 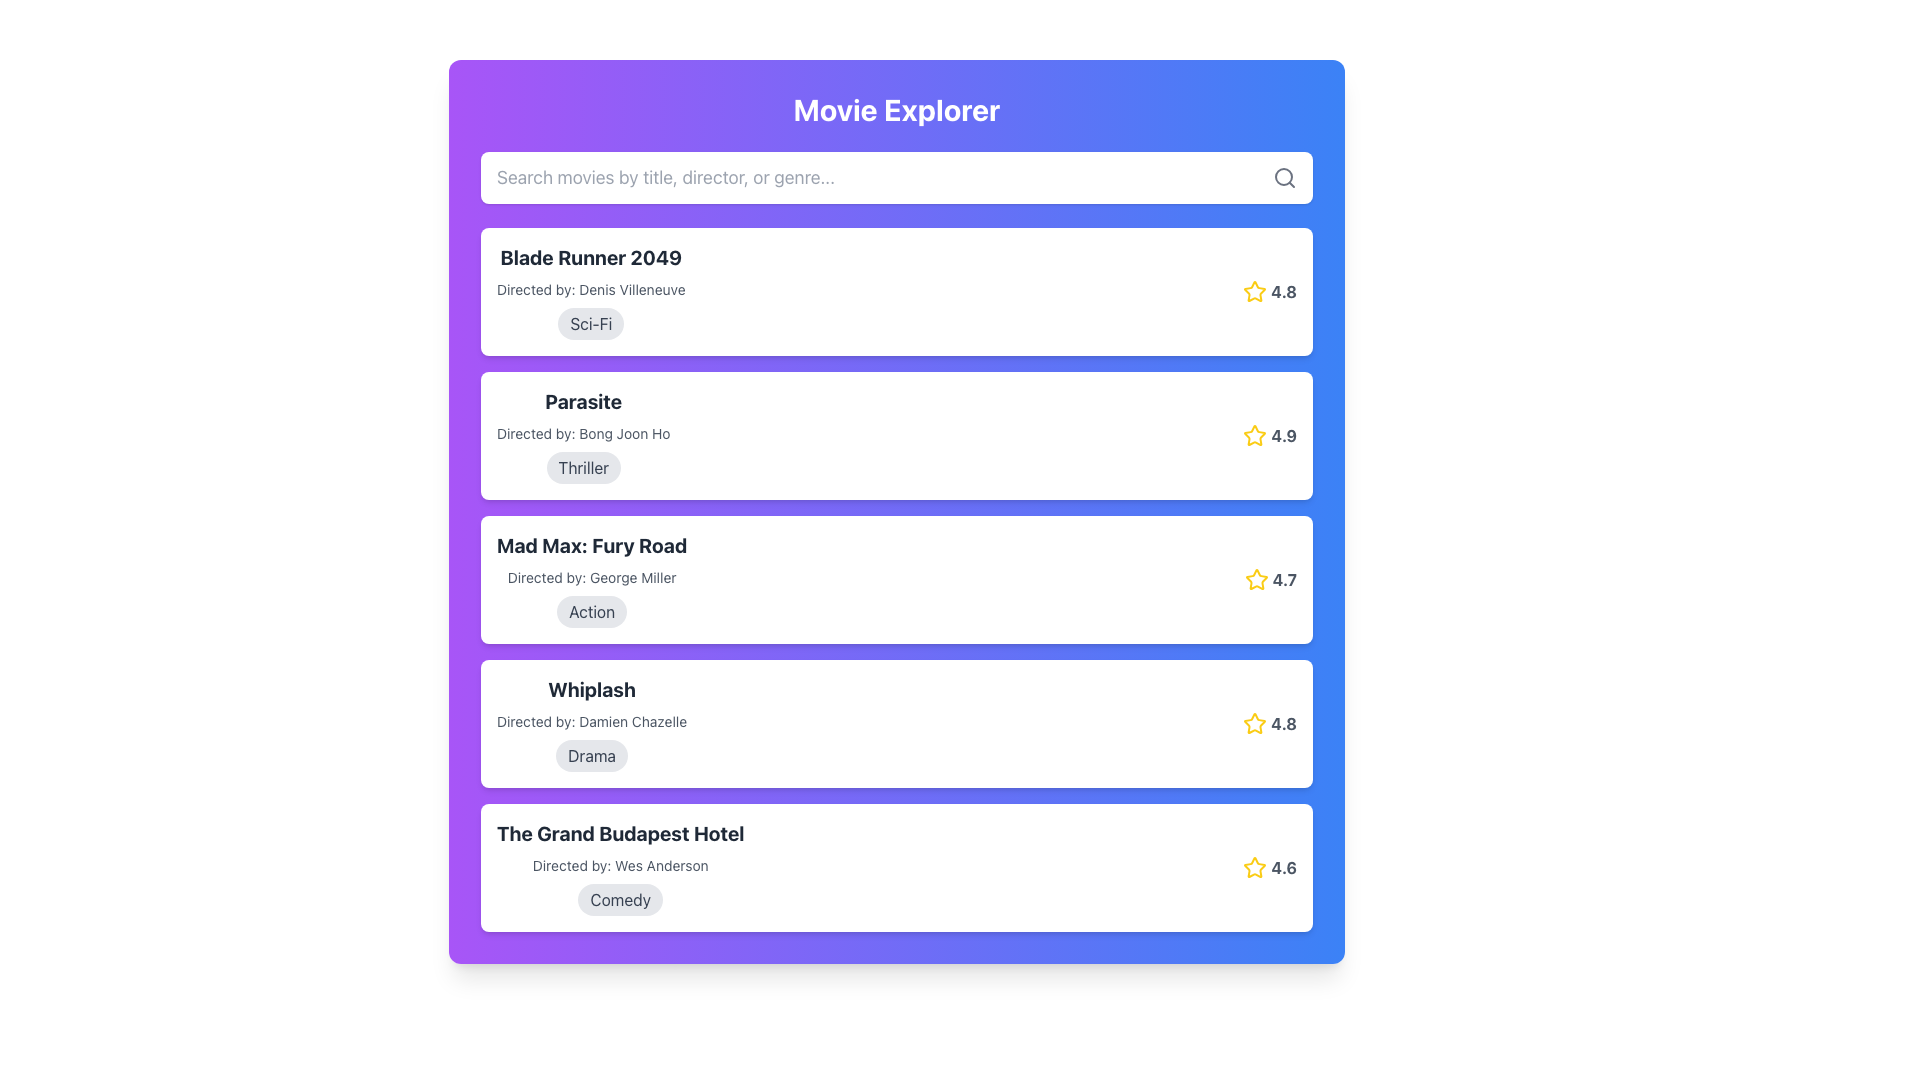 I want to click on the bold, gray-colored numeric text displaying '4.7' located adjacent to the yellow star icon next to the third movie entry 'Mad Max: Fury Road', so click(x=1284, y=579).